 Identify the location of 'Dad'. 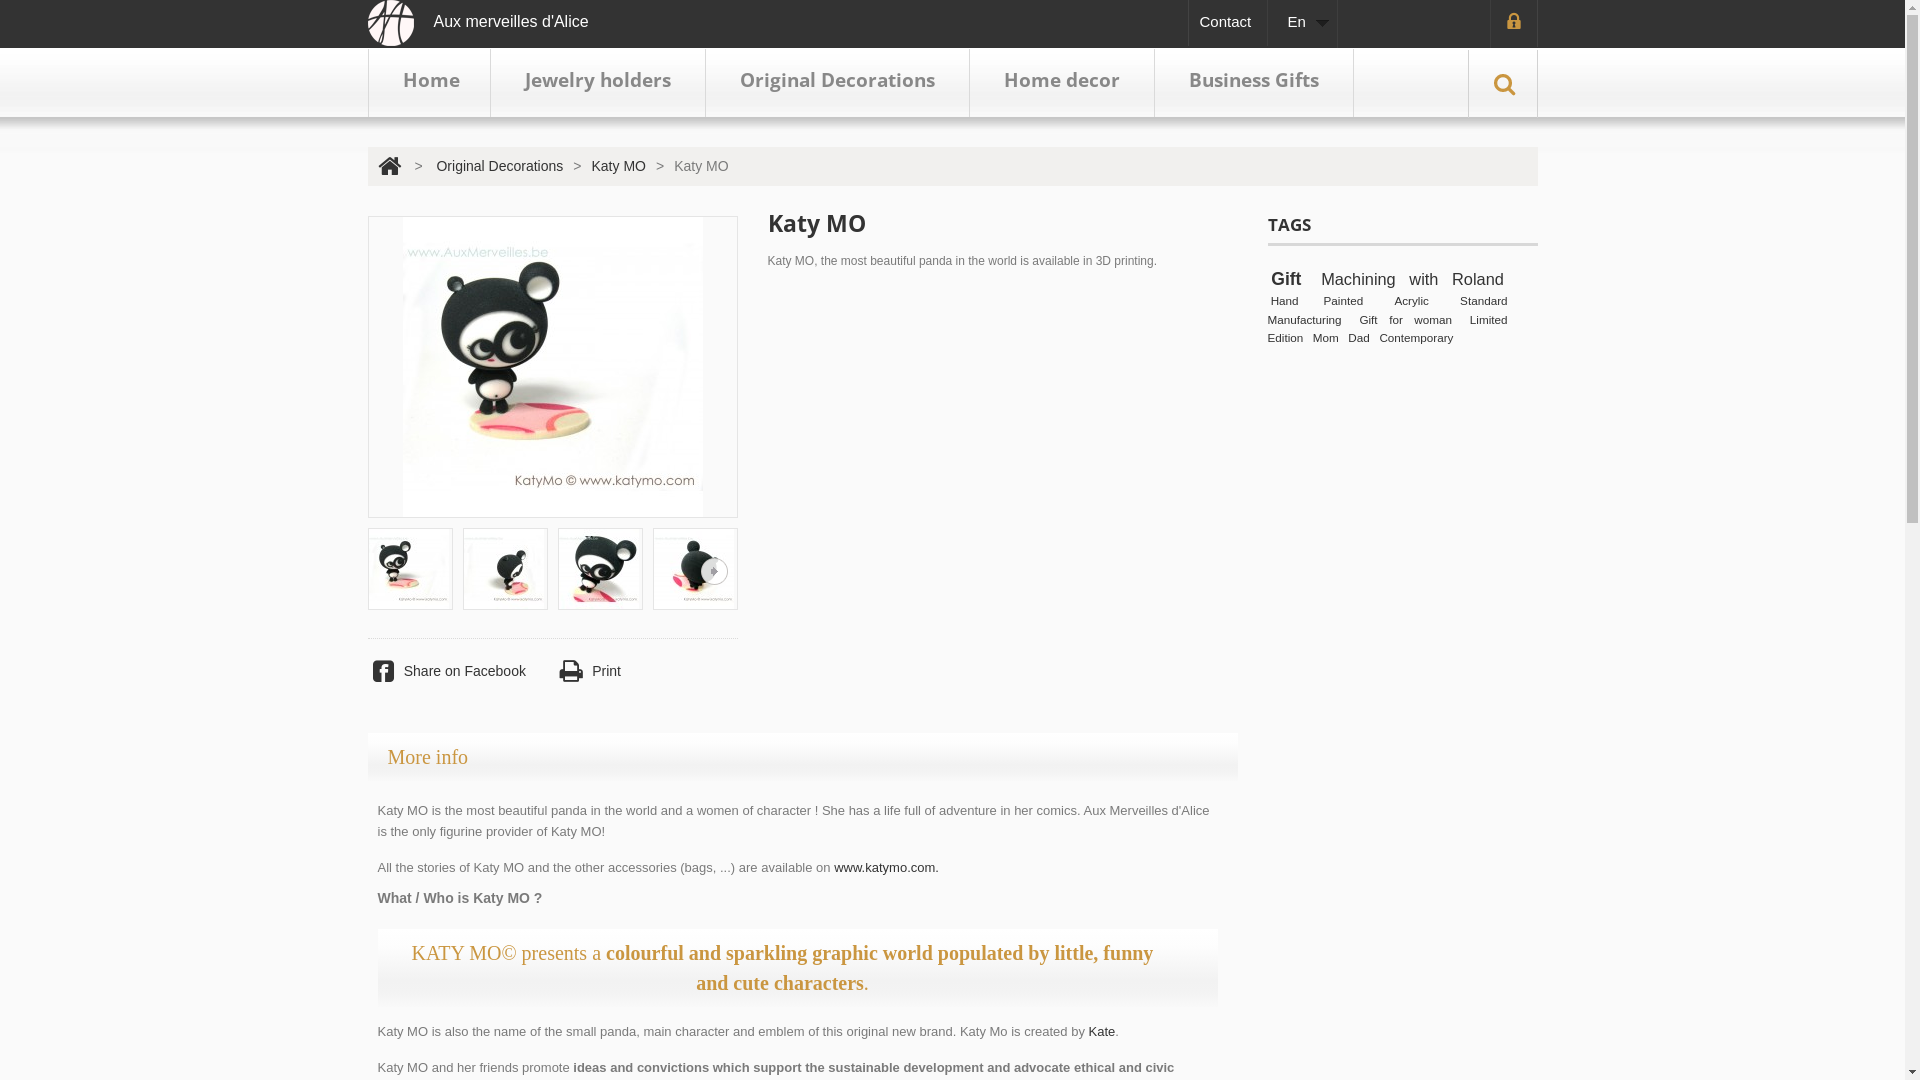
(1358, 338).